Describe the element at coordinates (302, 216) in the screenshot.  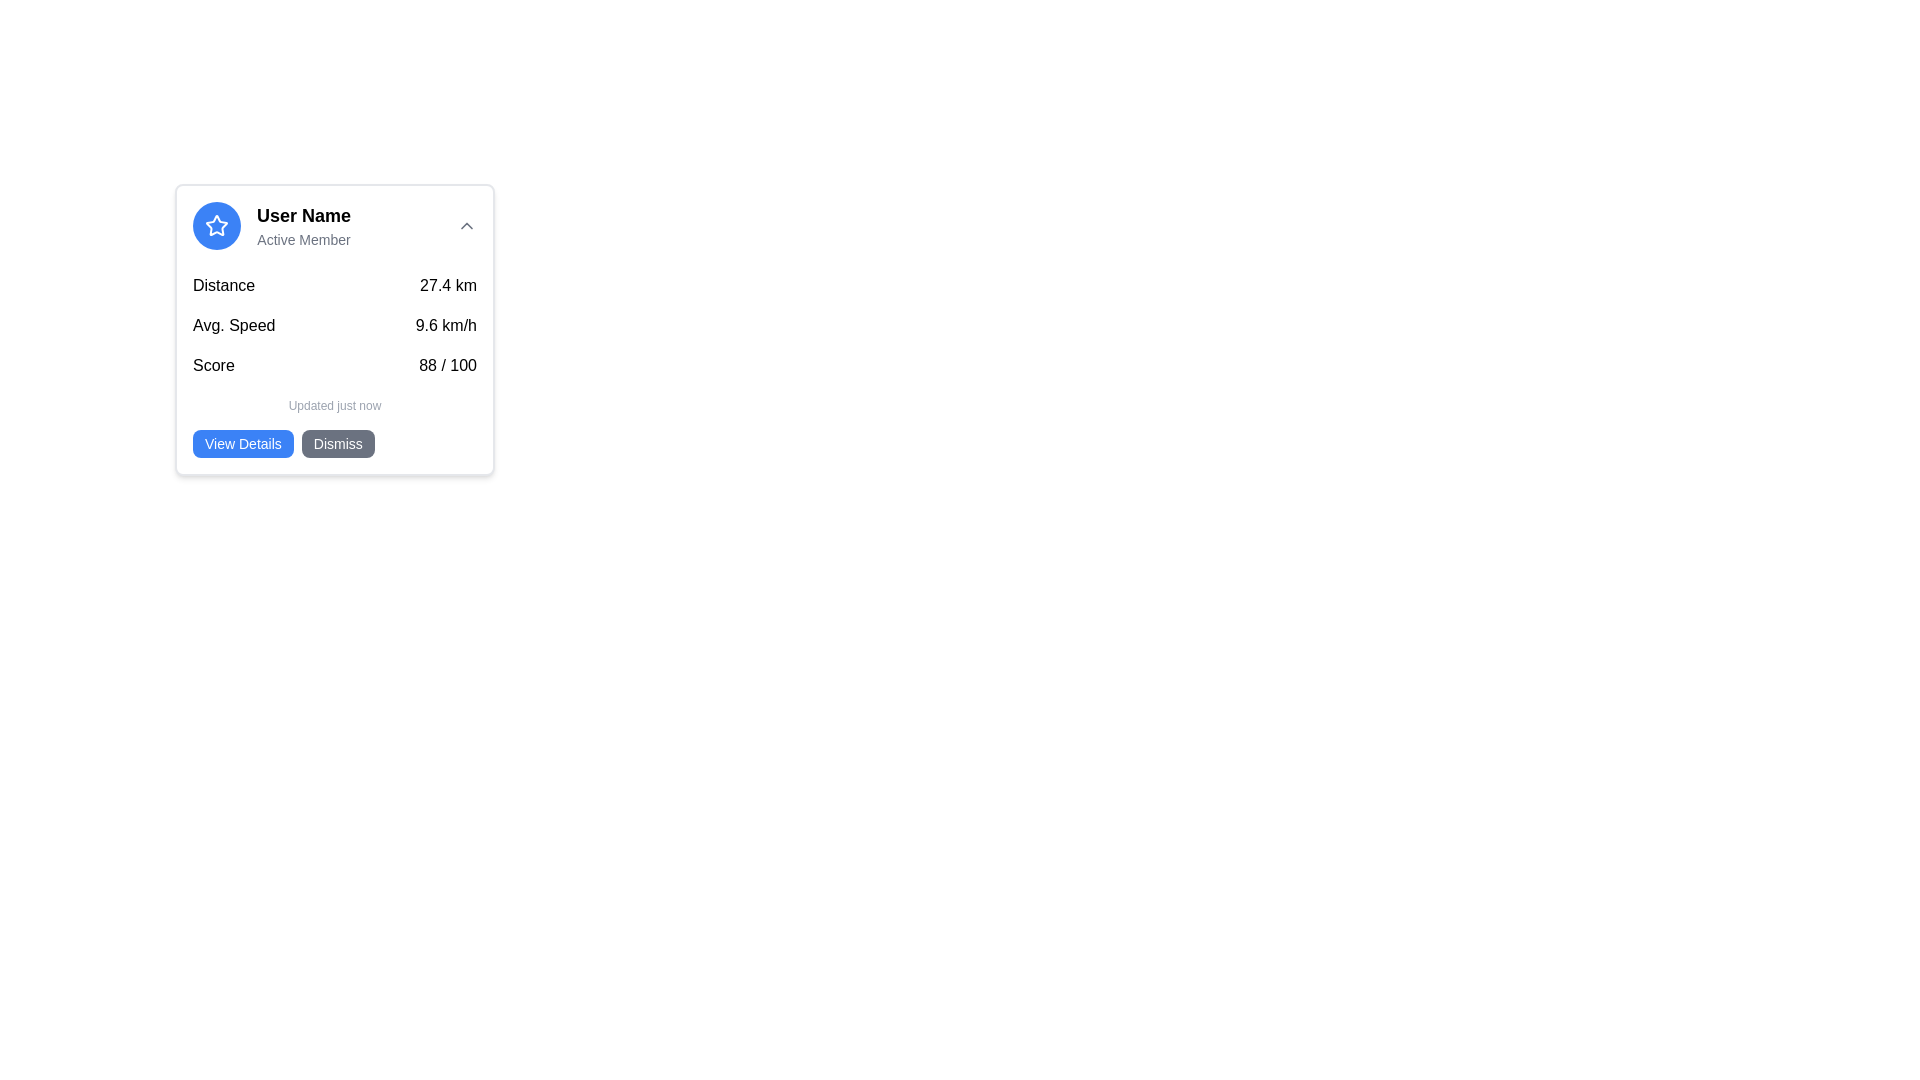
I see `the user's name text label located at the top of the card interface, above the 'Active Member' label` at that location.